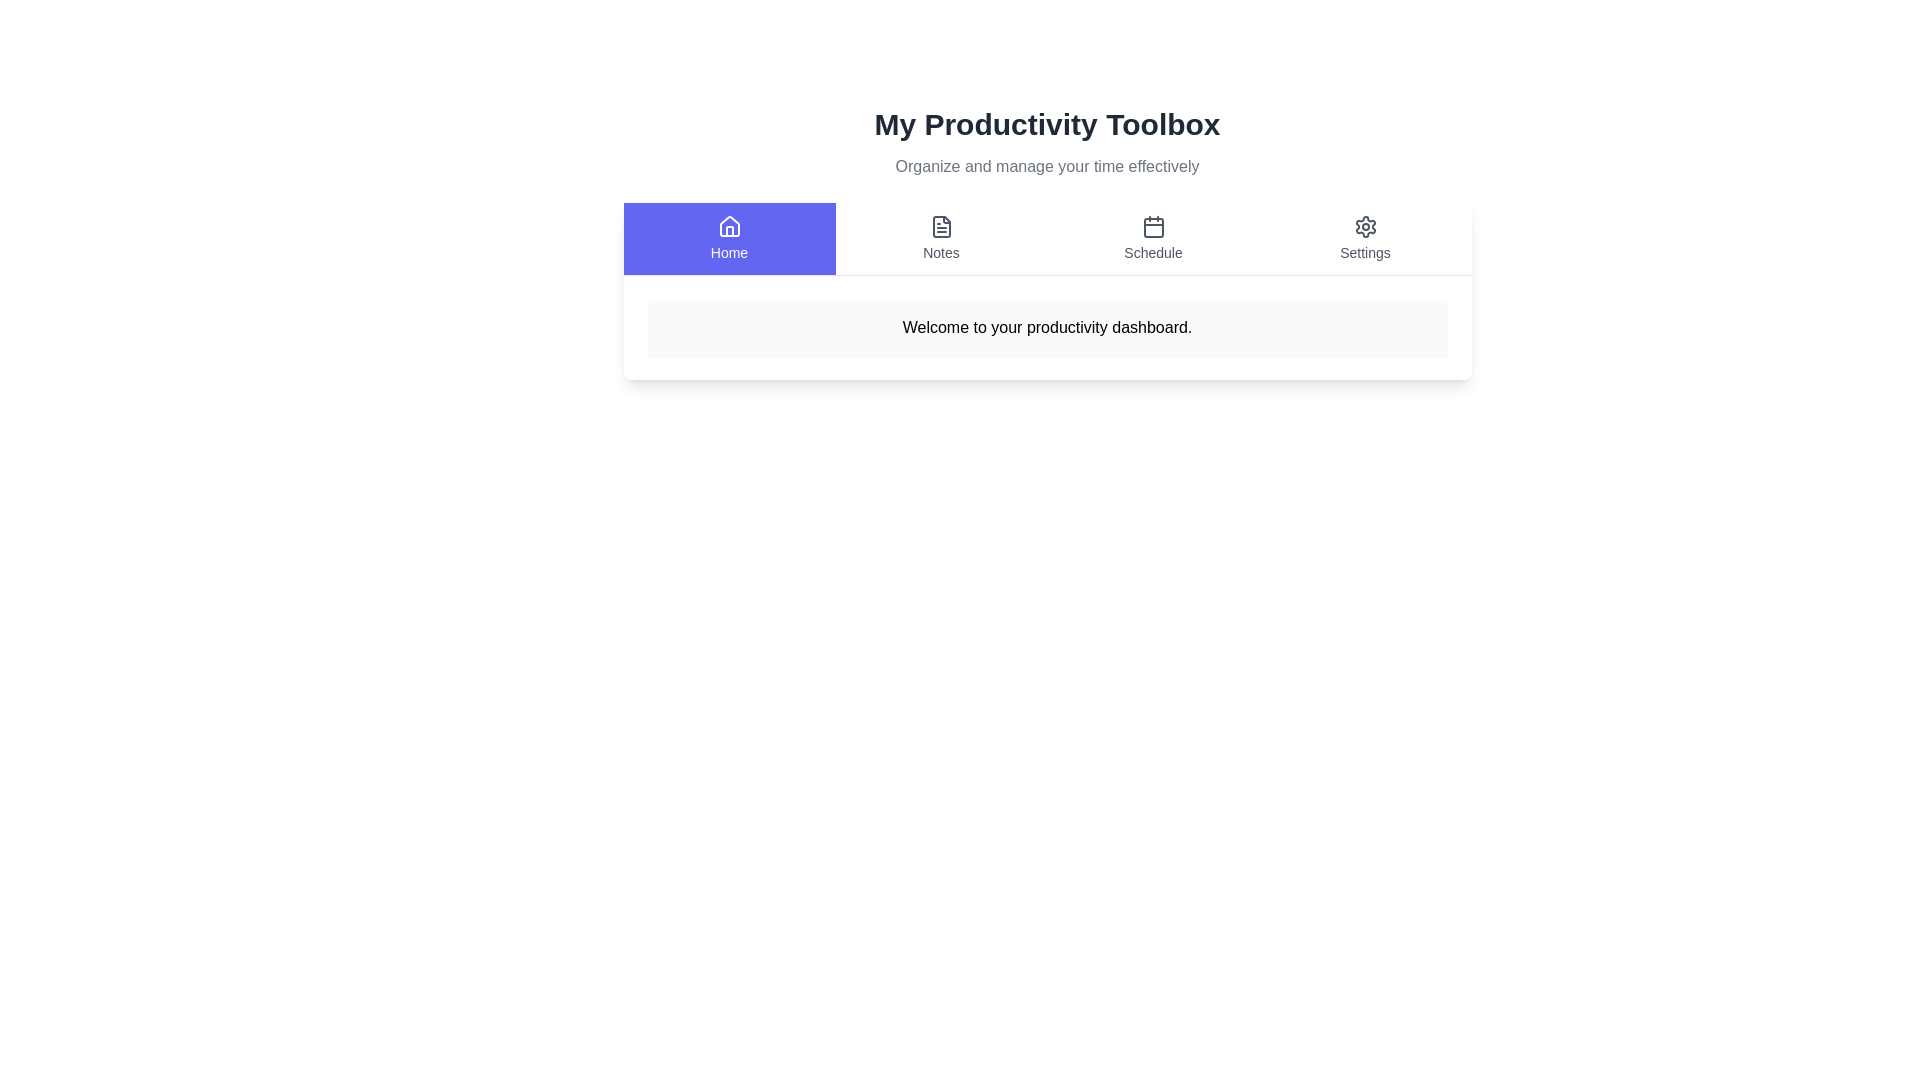  What do you see at coordinates (1364, 226) in the screenshot?
I see `the gear-shaped settings icon located at the top-right section of the interface` at bounding box center [1364, 226].